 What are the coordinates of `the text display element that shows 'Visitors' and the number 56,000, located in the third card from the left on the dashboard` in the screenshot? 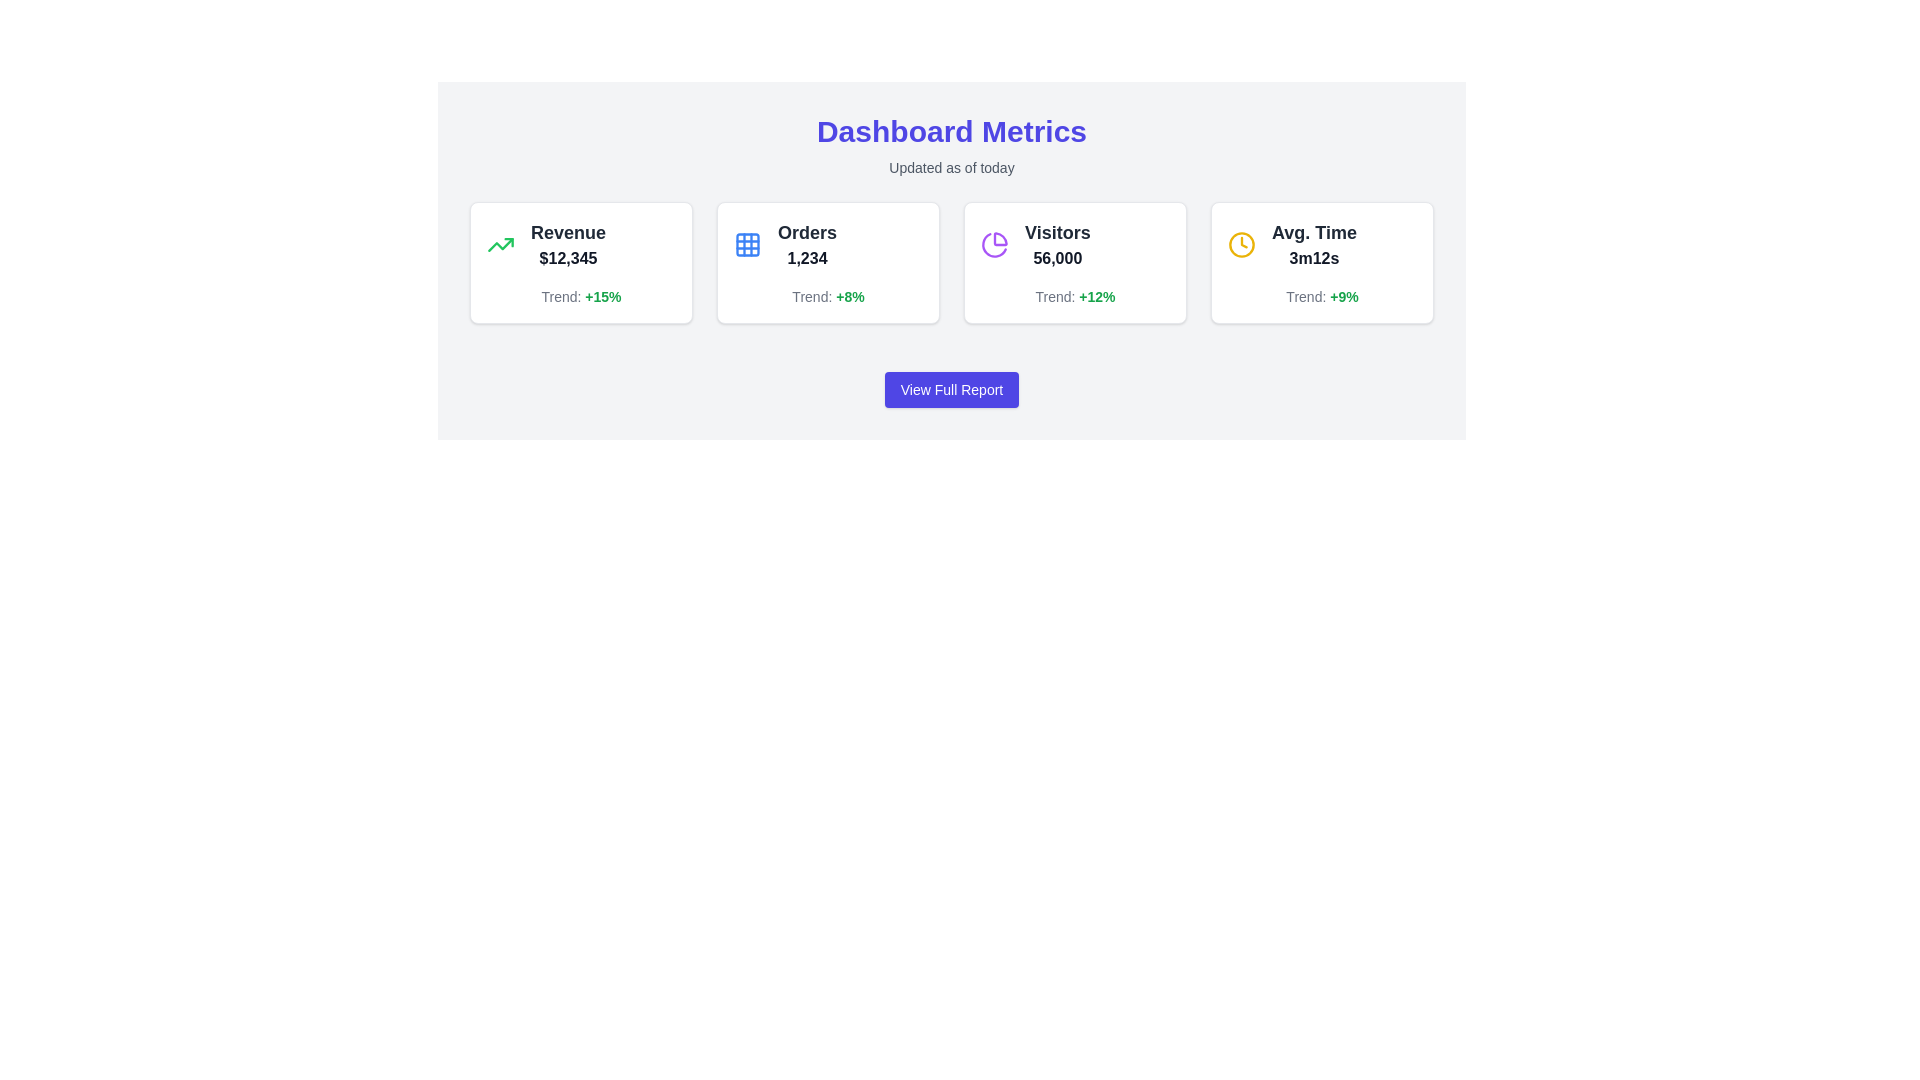 It's located at (1056, 244).